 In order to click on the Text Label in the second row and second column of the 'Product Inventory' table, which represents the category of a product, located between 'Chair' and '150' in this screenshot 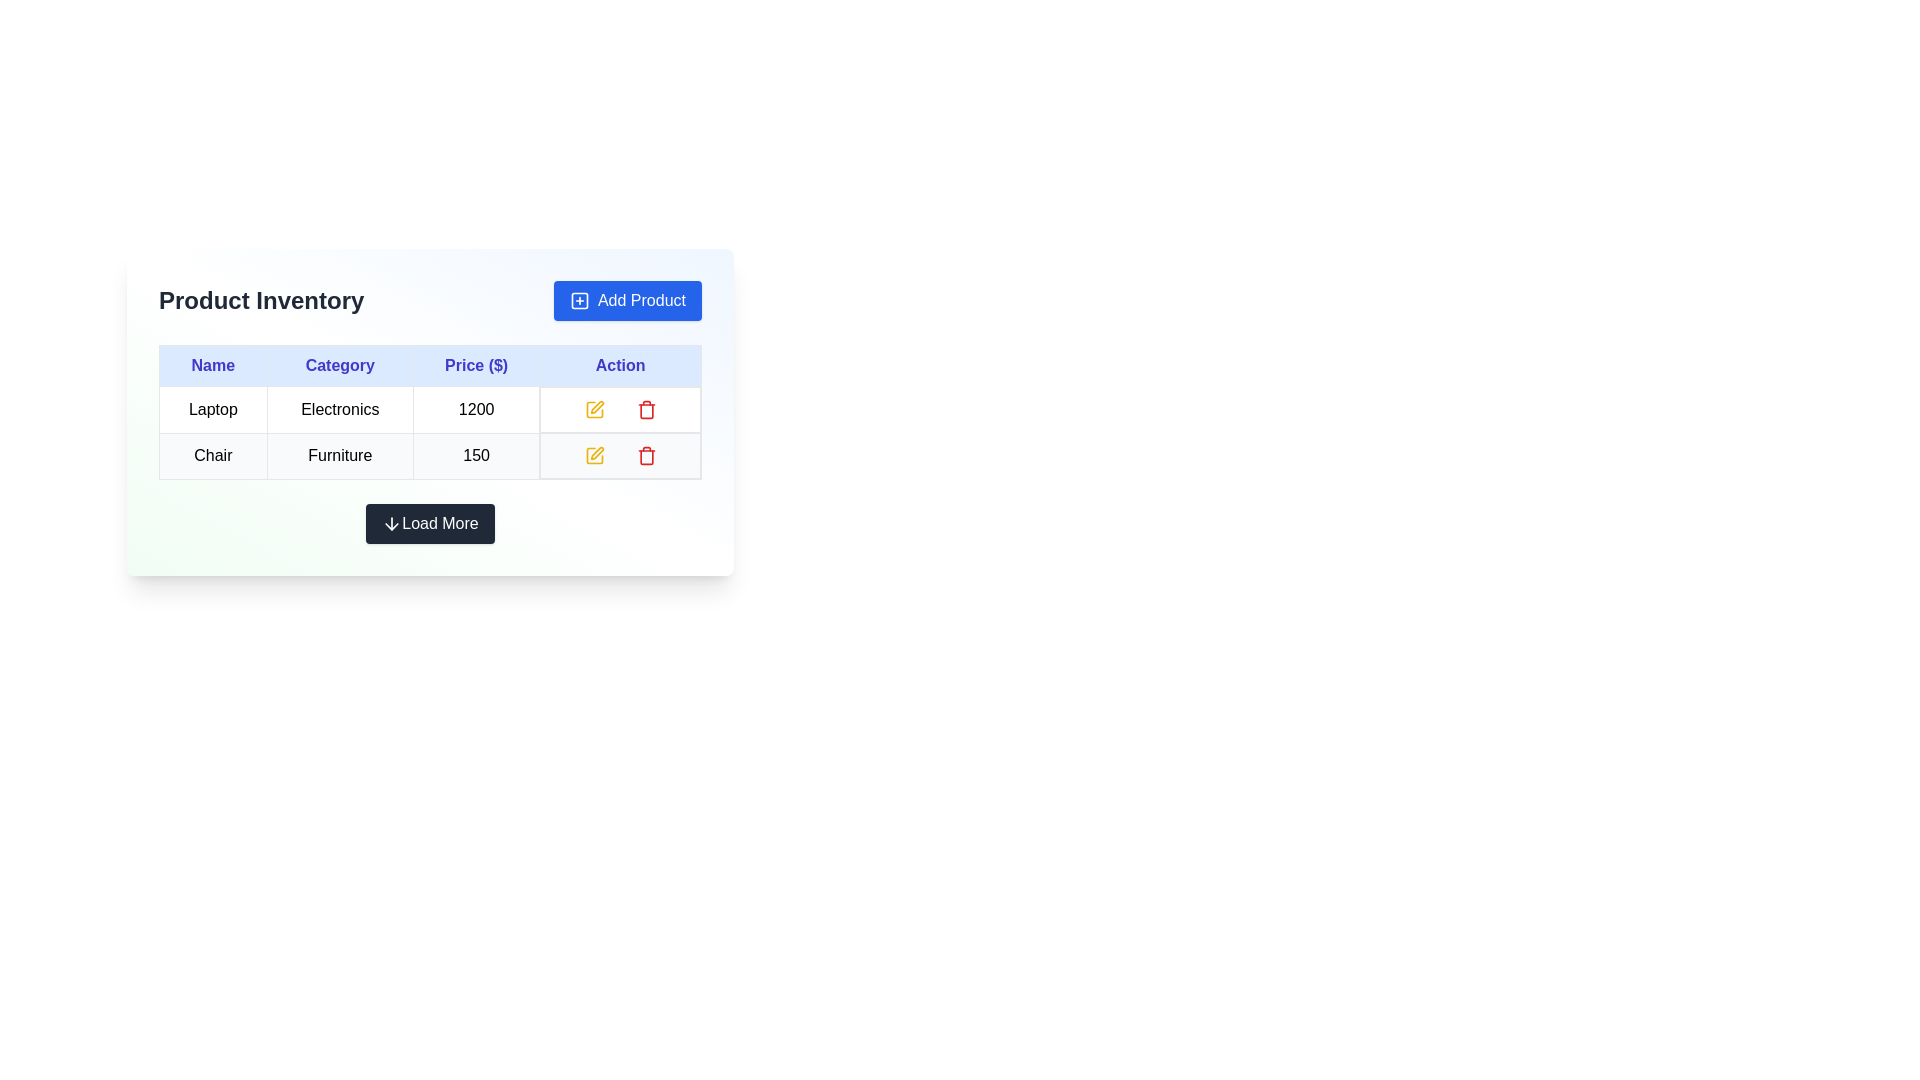, I will do `click(340, 456)`.